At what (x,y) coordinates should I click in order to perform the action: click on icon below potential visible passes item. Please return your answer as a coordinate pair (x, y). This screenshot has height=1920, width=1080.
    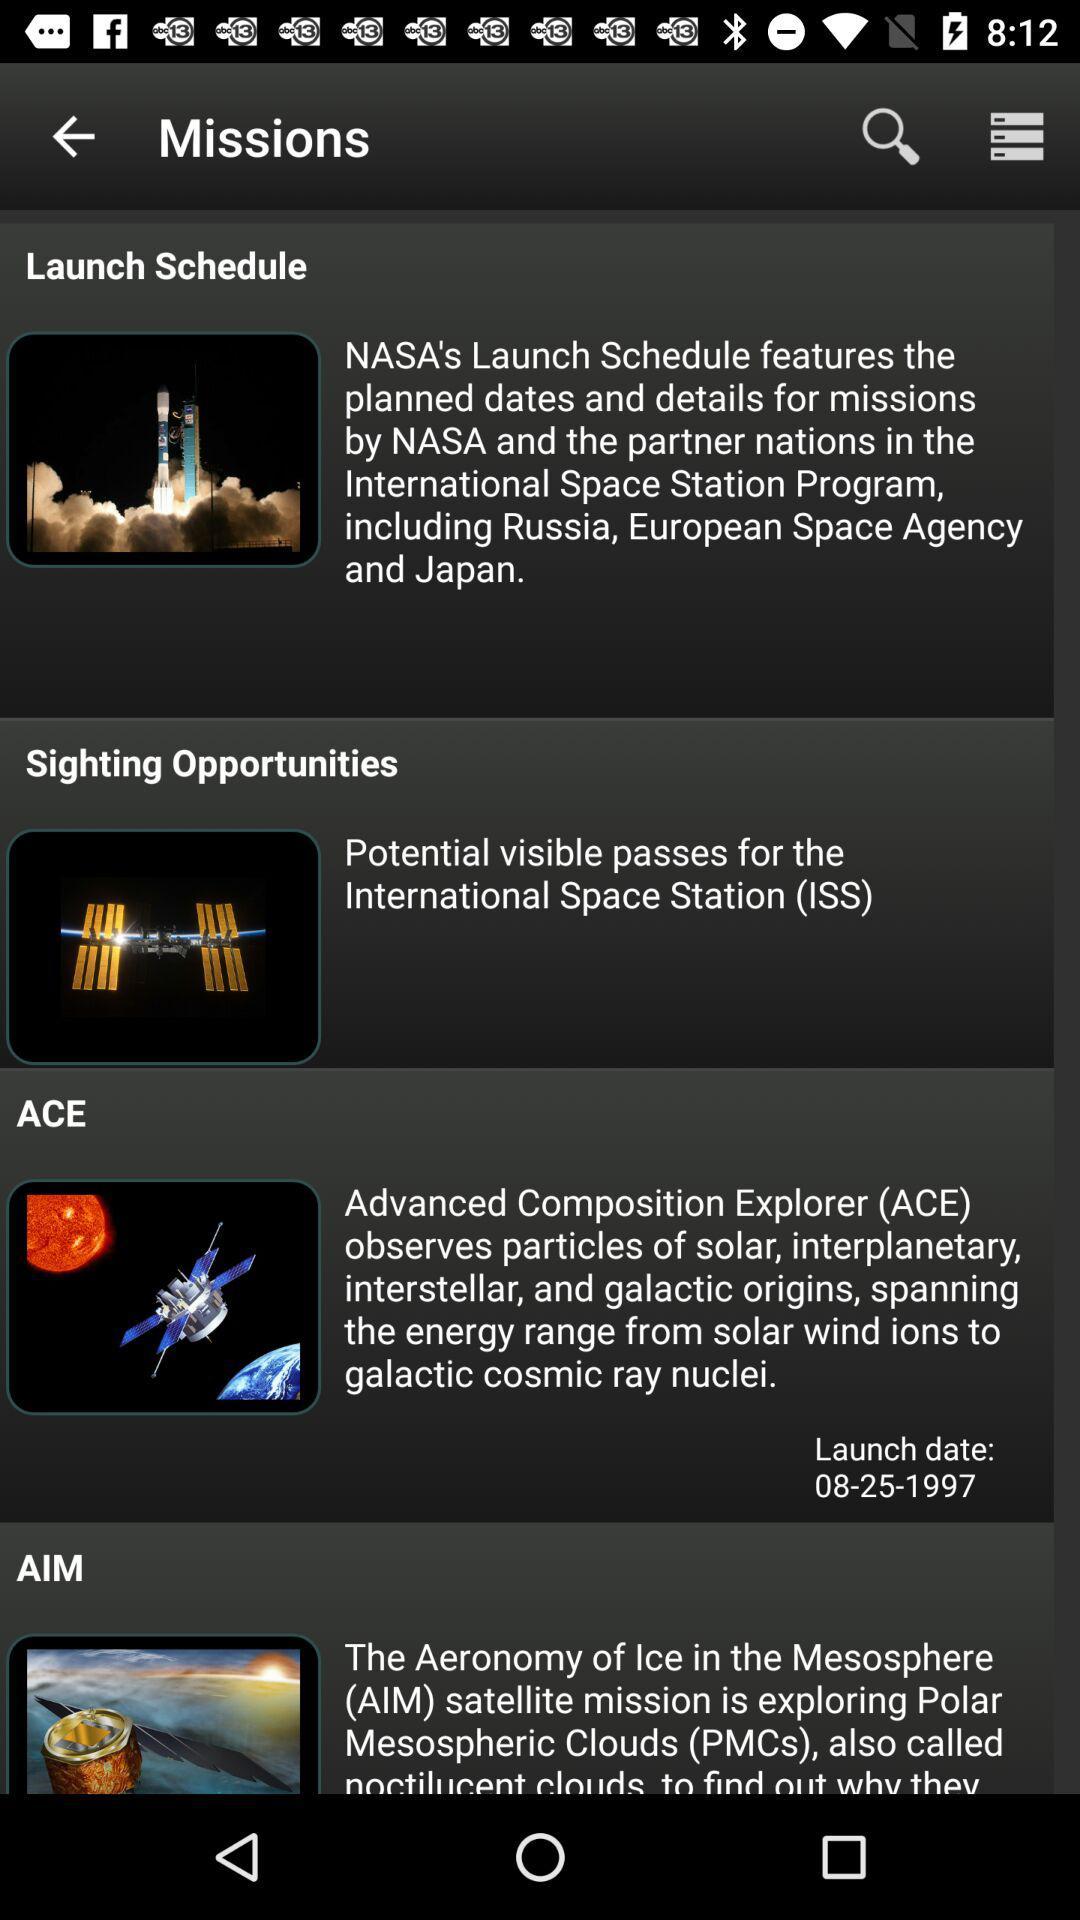
    Looking at the image, I should click on (696, 1286).